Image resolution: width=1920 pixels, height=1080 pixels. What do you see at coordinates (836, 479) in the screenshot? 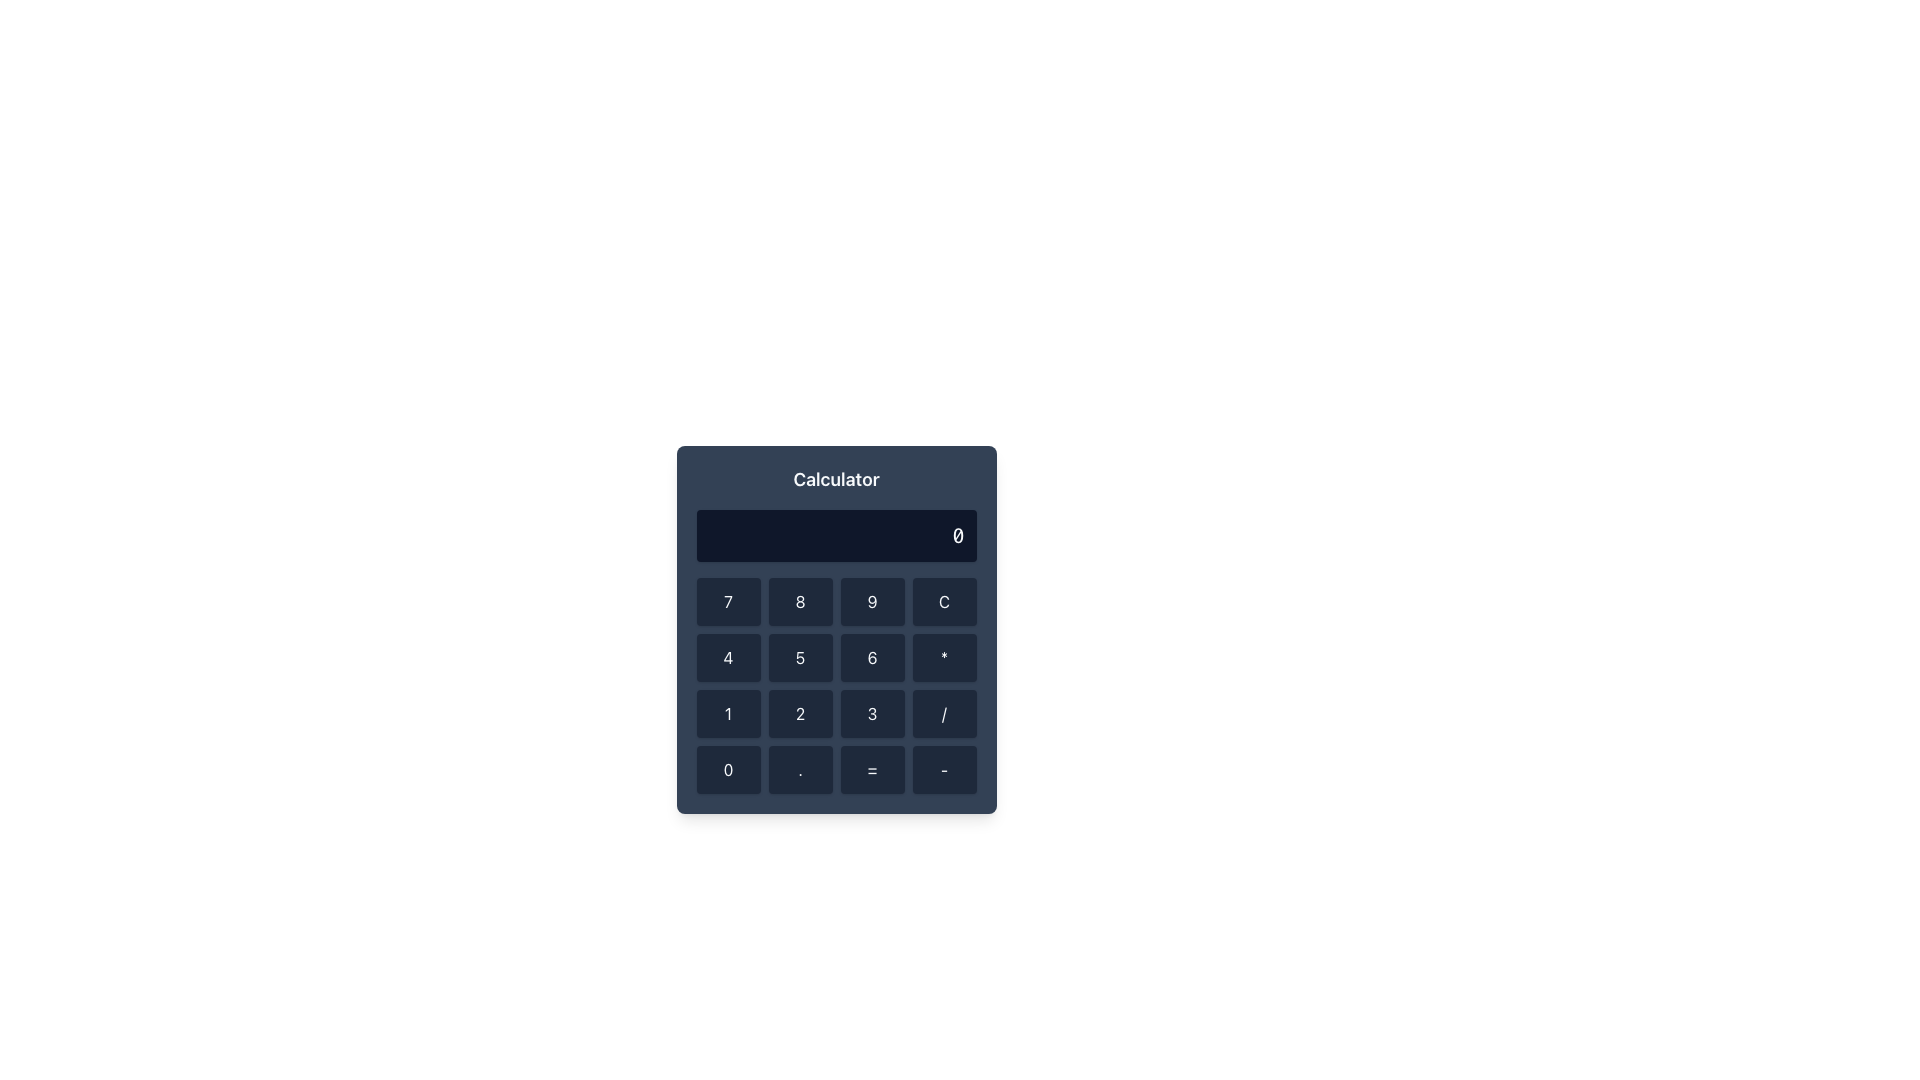
I see `the static text label displaying 'Calculator' in bold at the top of the calculator interface` at bounding box center [836, 479].